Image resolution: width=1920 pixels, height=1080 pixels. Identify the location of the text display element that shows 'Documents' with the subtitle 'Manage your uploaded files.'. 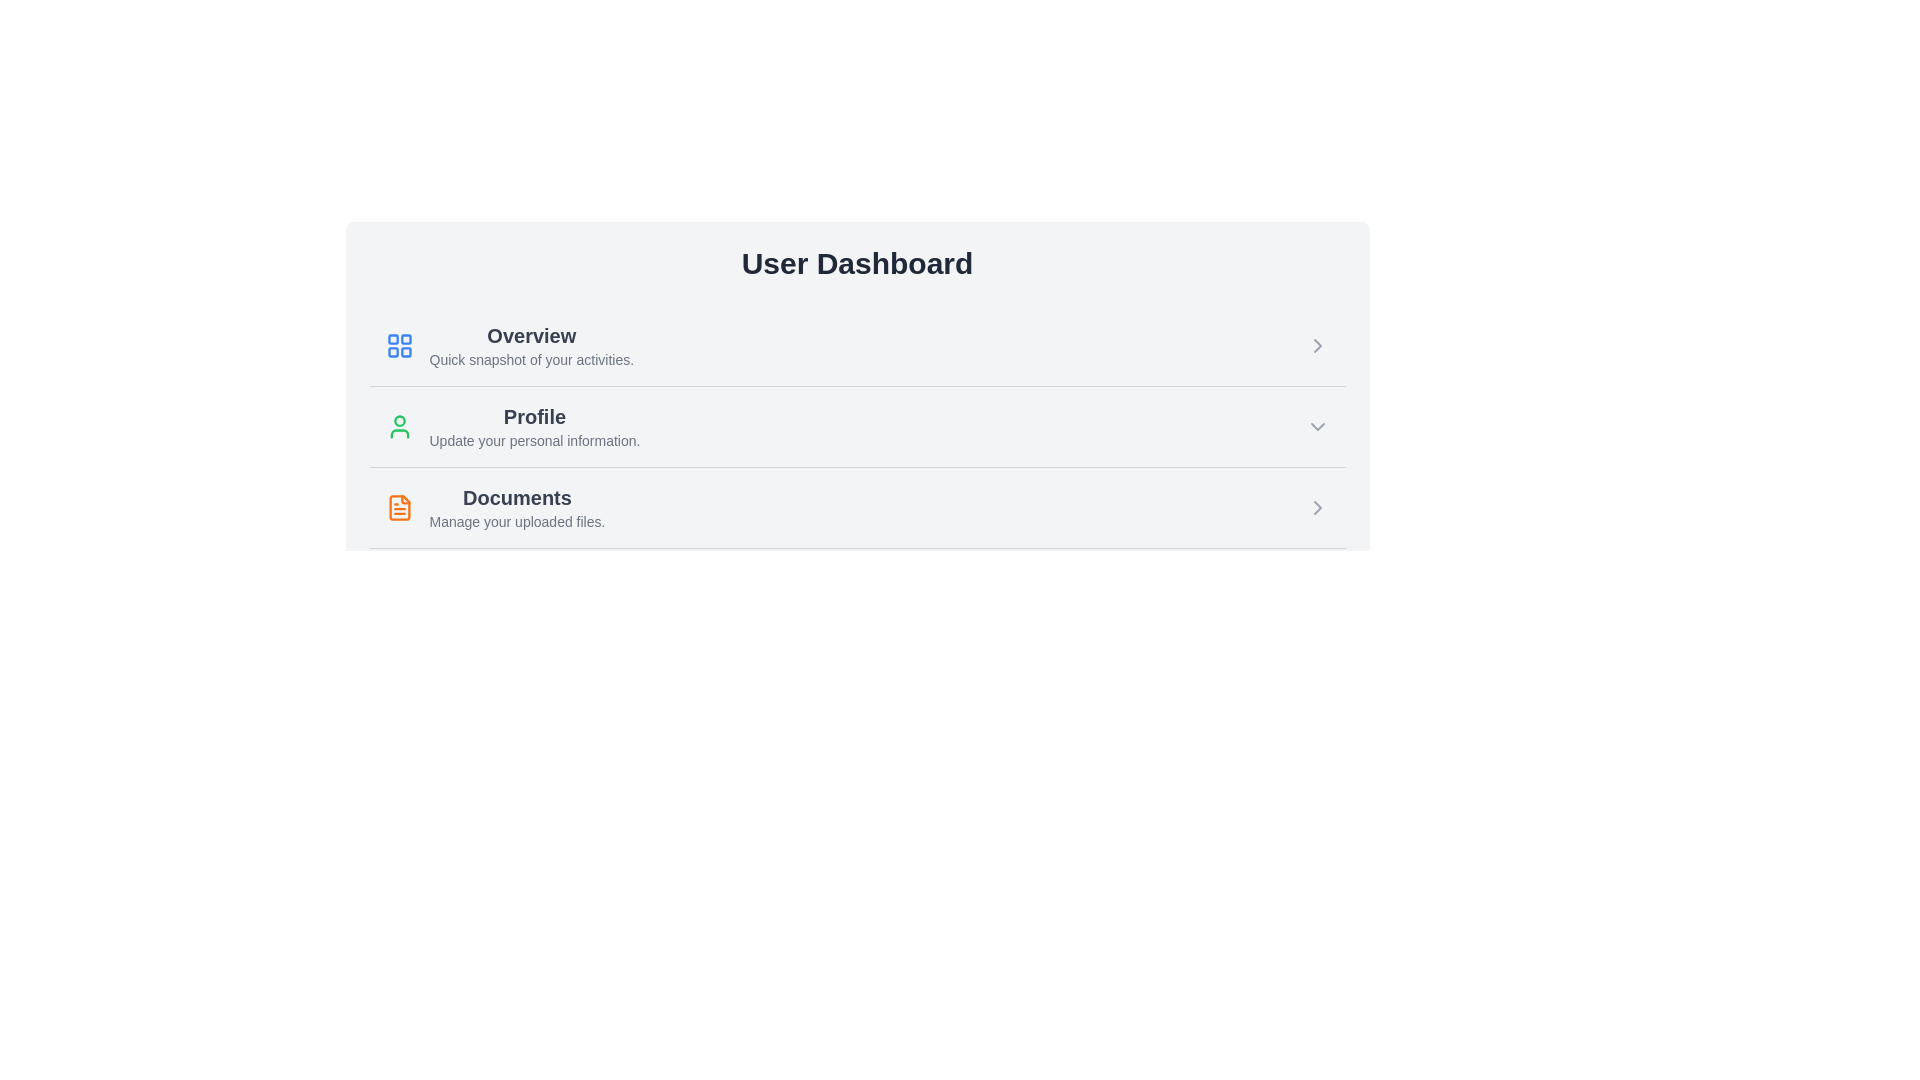
(517, 507).